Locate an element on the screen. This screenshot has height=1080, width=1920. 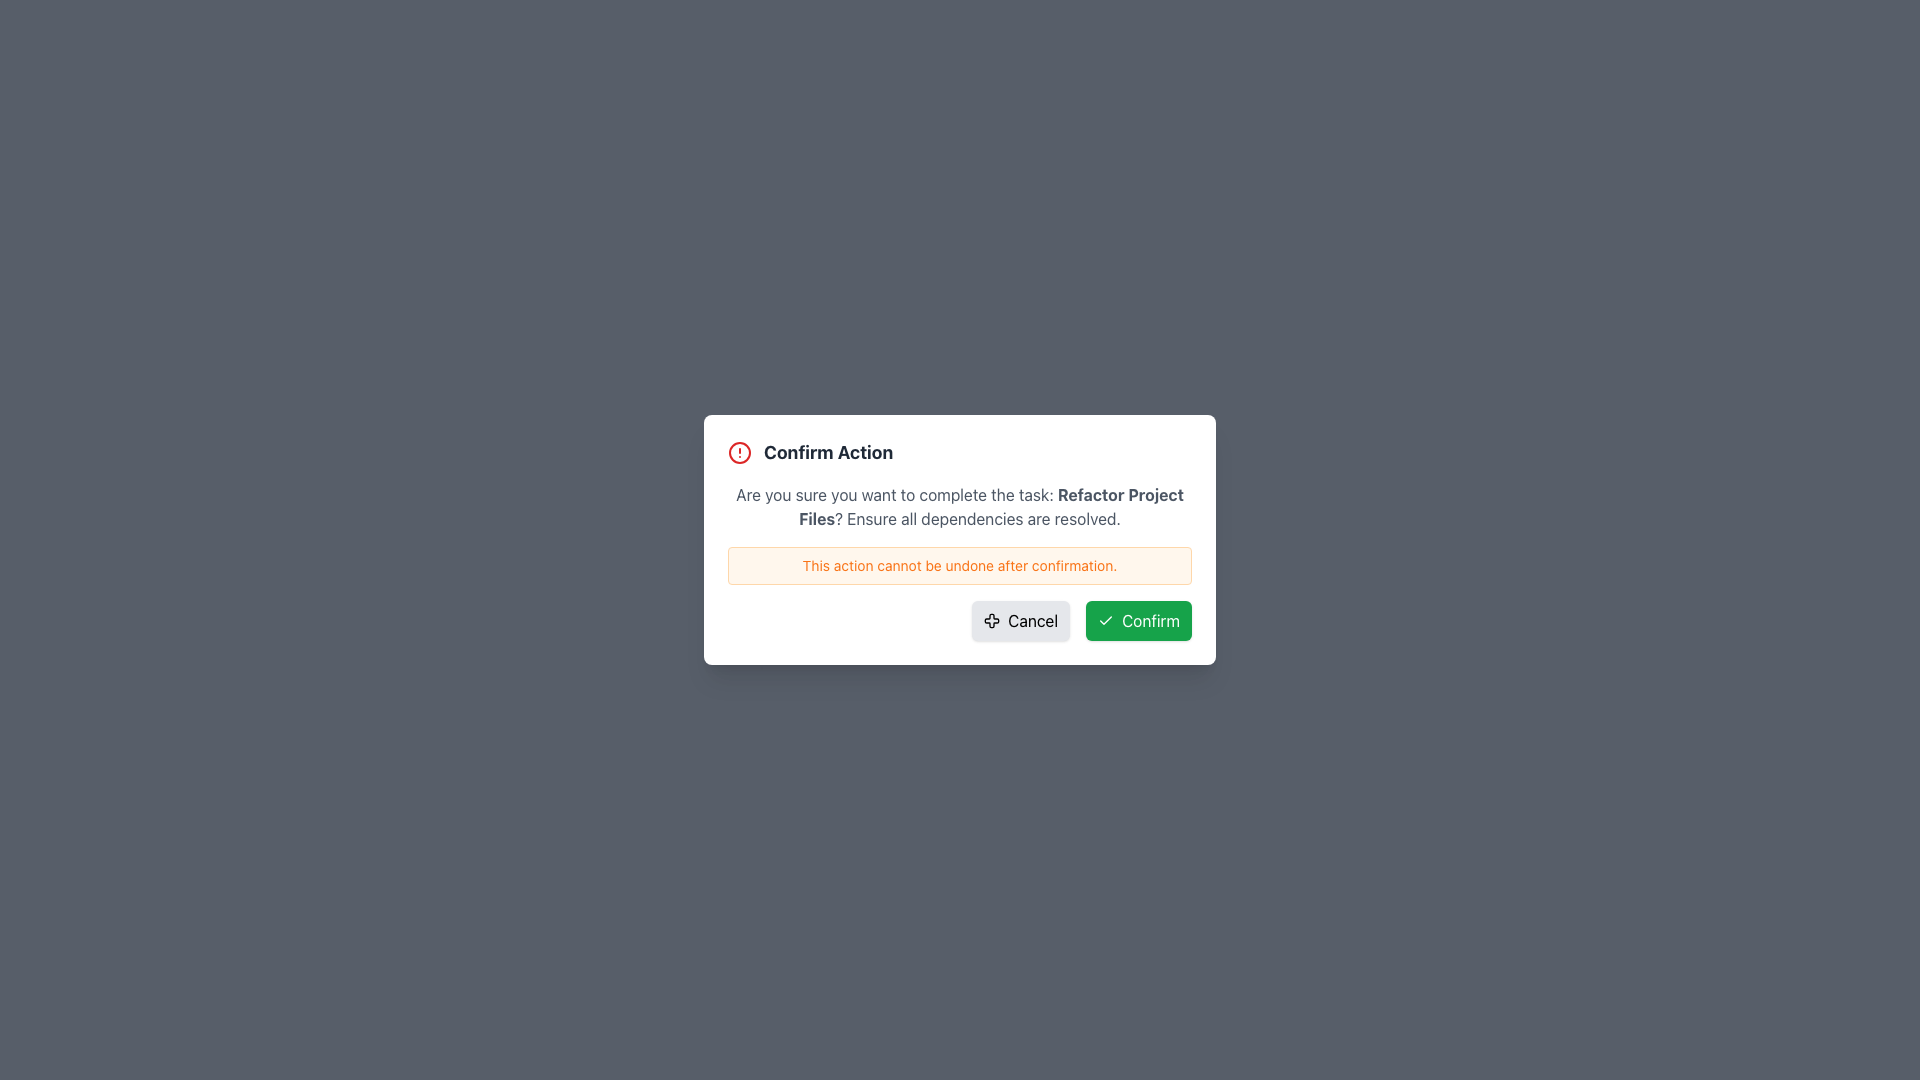
the cancel icon located on the left side of the cancel button in the center of the dialog box, which visually indicates the cancel action is located at coordinates (992, 620).